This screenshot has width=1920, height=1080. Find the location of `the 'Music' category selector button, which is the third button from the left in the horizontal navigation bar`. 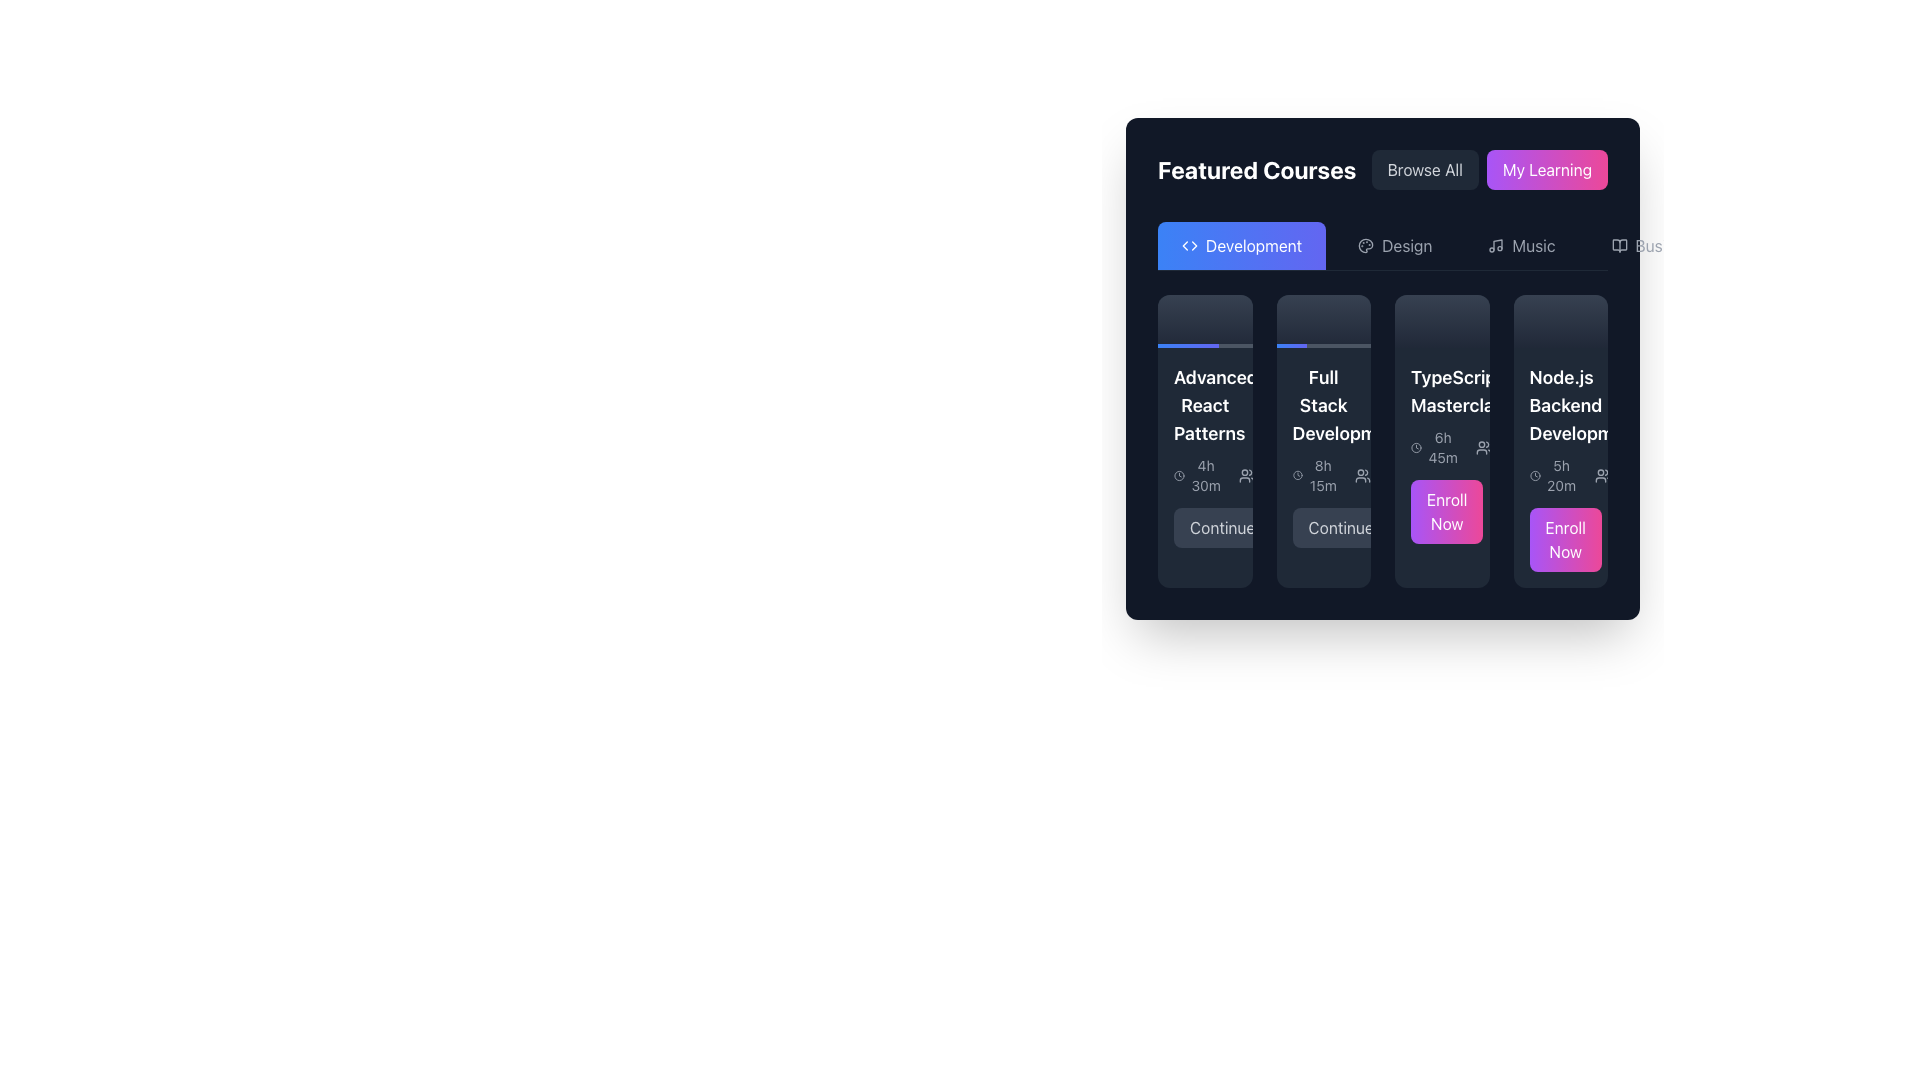

the 'Music' category selector button, which is the third button from the left in the horizontal navigation bar is located at coordinates (1520, 245).